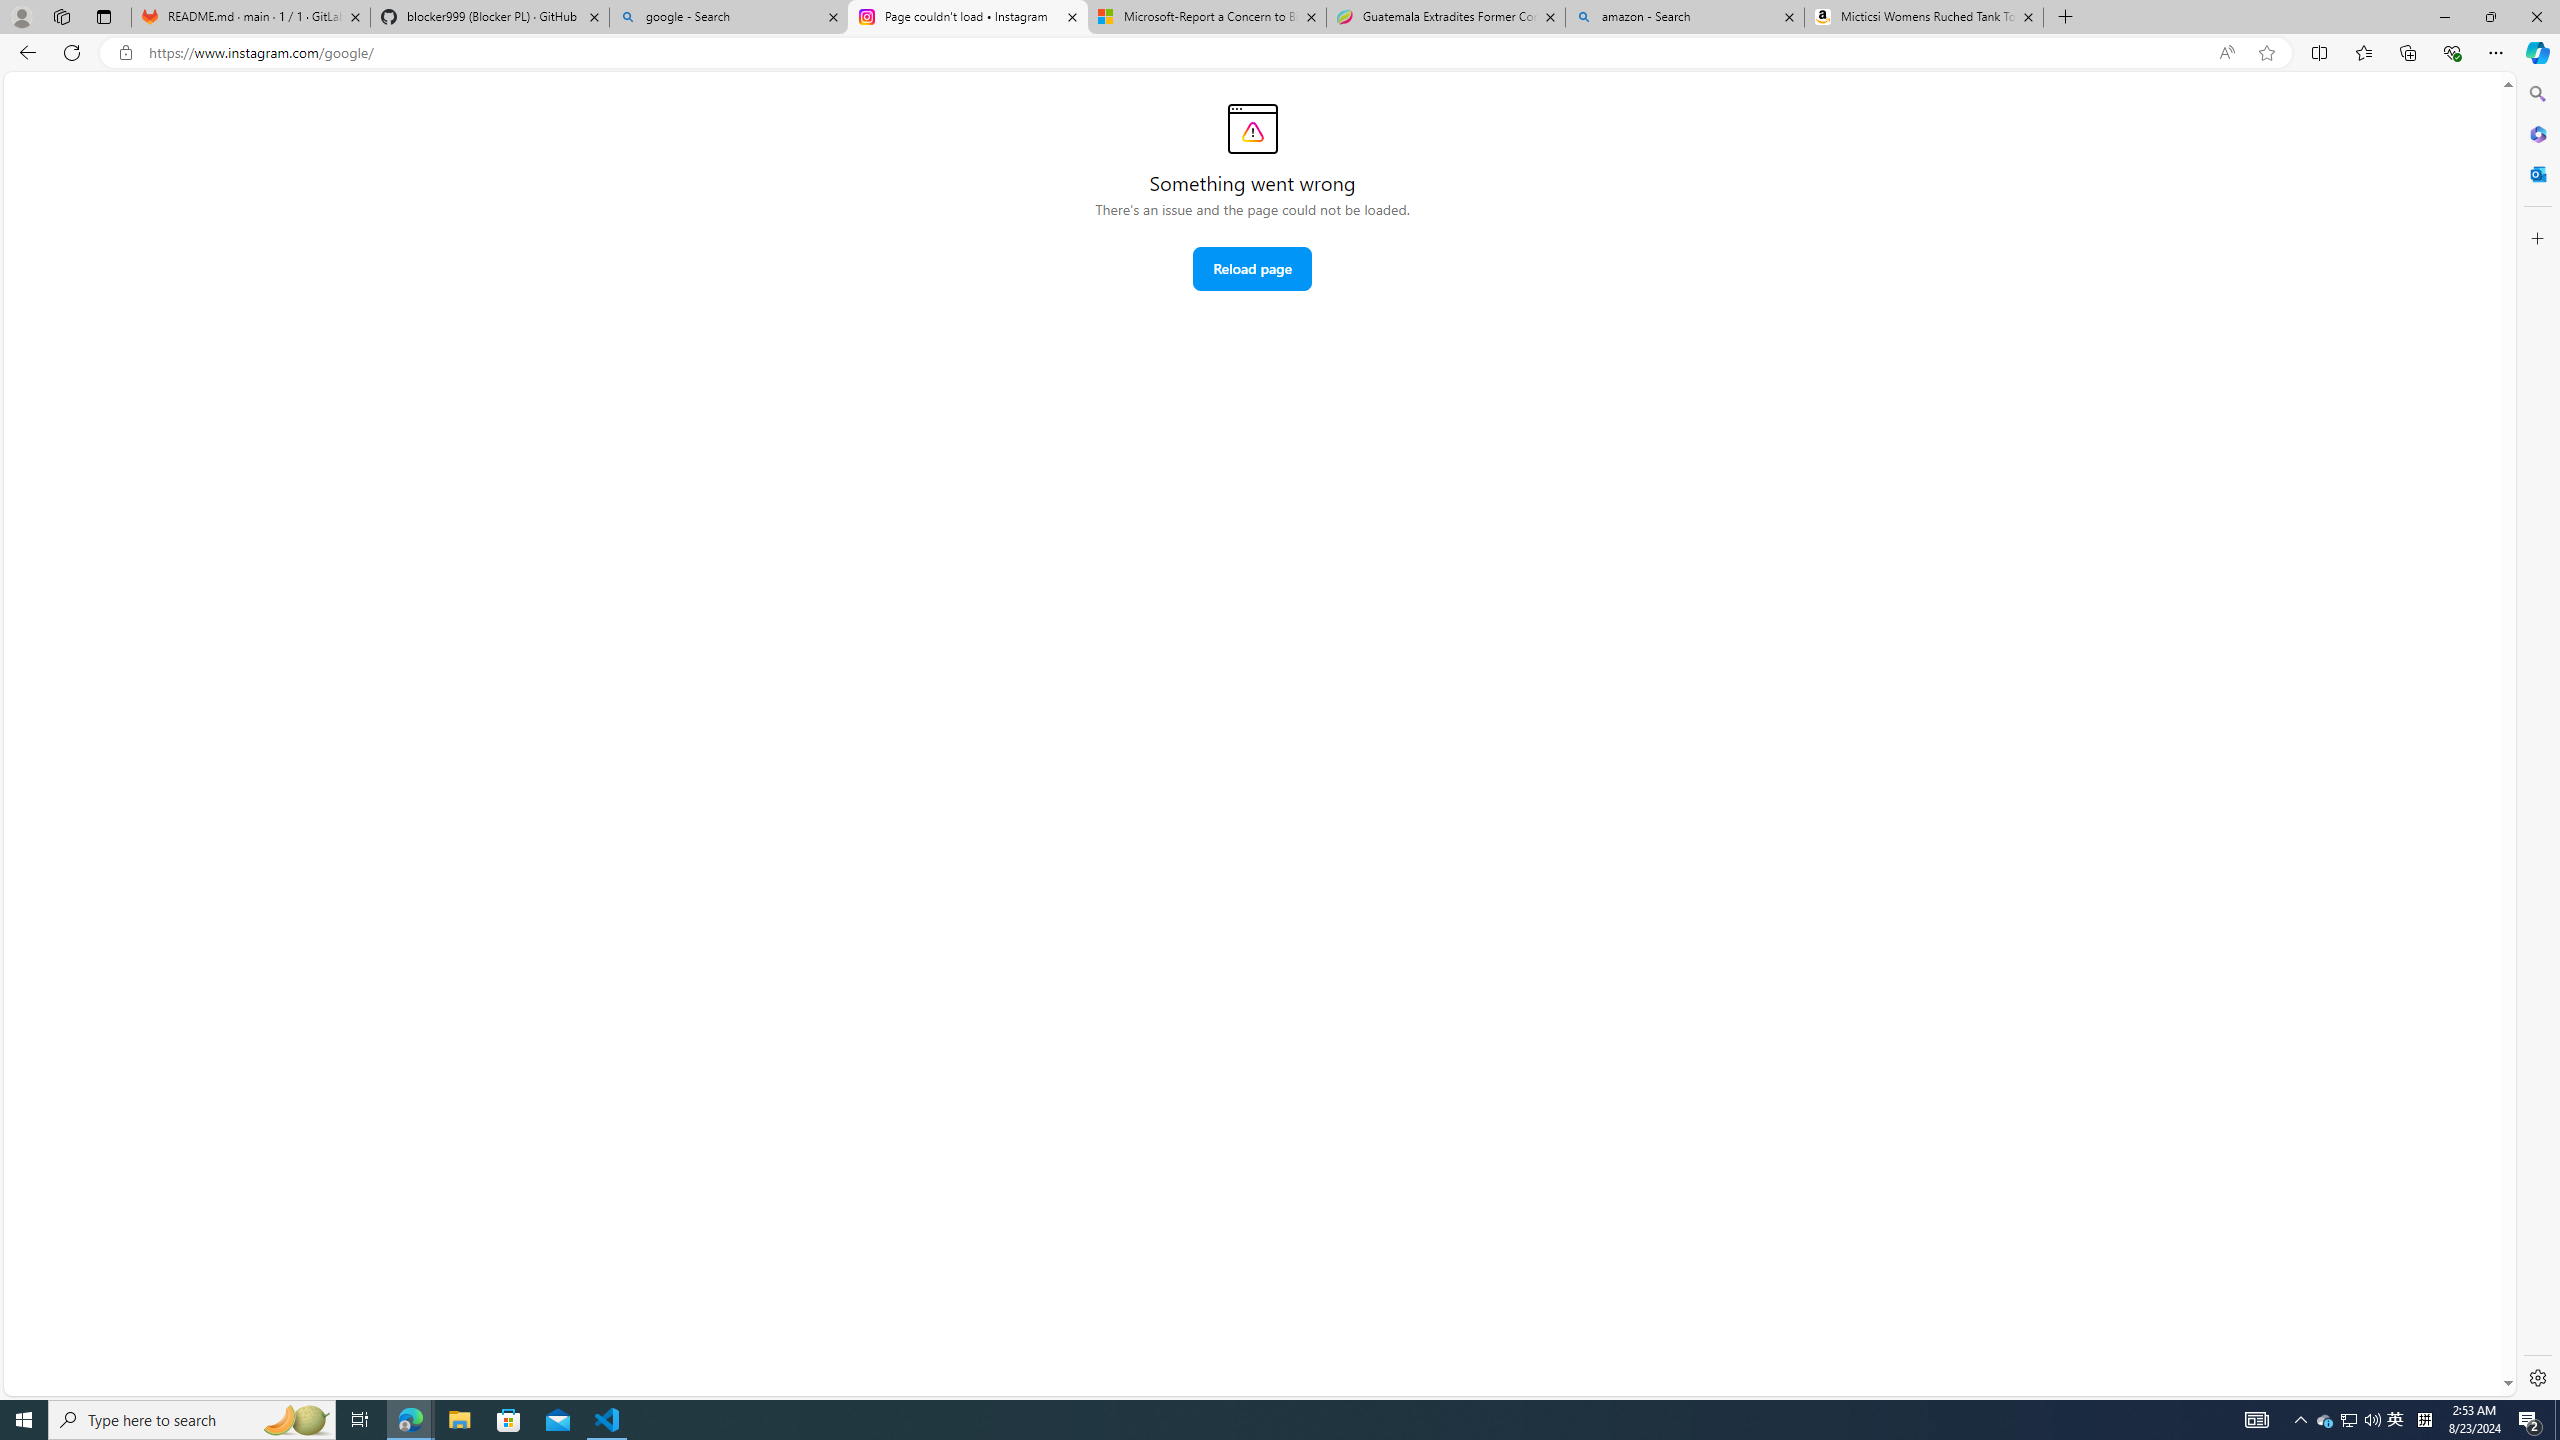 This screenshot has width=2560, height=1440. What do you see at coordinates (125, 53) in the screenshot?
I see `'View site information'` at bounding box center [125, 53].